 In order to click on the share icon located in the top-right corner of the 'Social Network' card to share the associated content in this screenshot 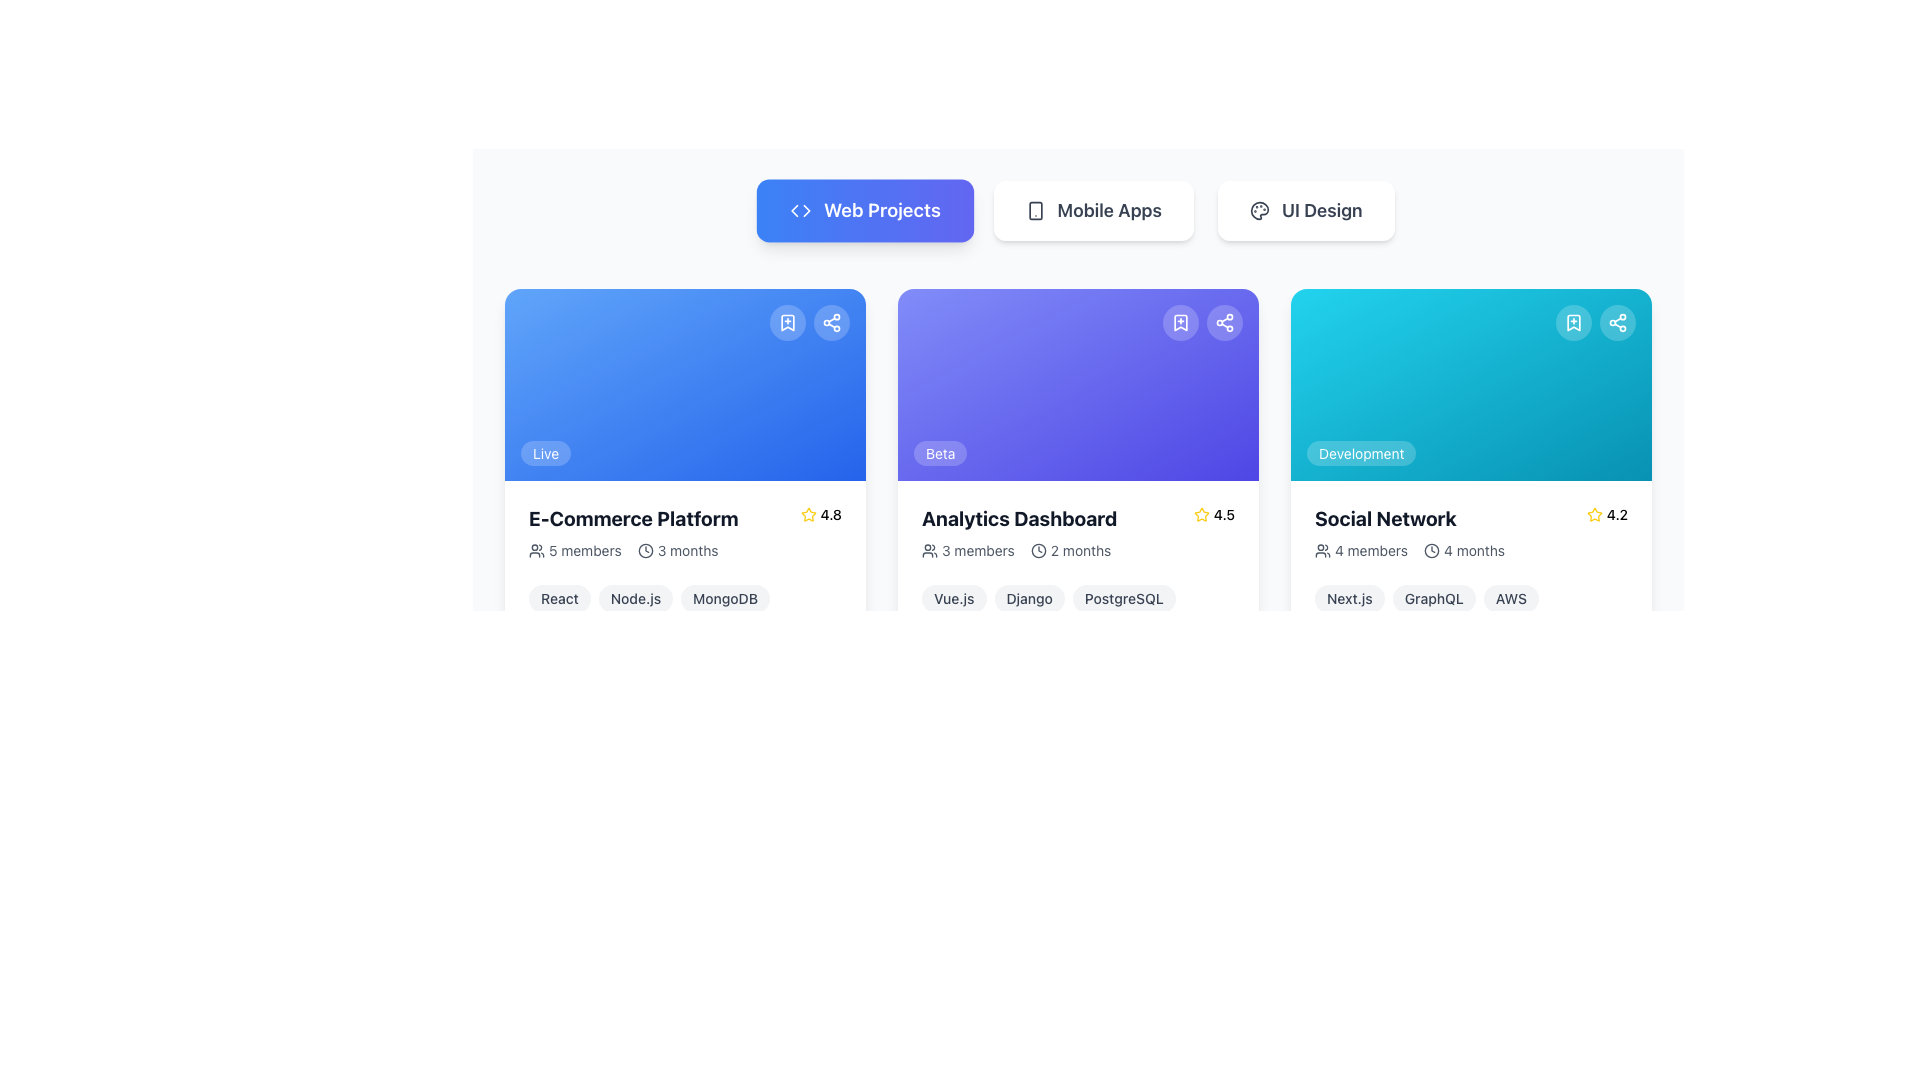, I will do `click(1617, 322)`.